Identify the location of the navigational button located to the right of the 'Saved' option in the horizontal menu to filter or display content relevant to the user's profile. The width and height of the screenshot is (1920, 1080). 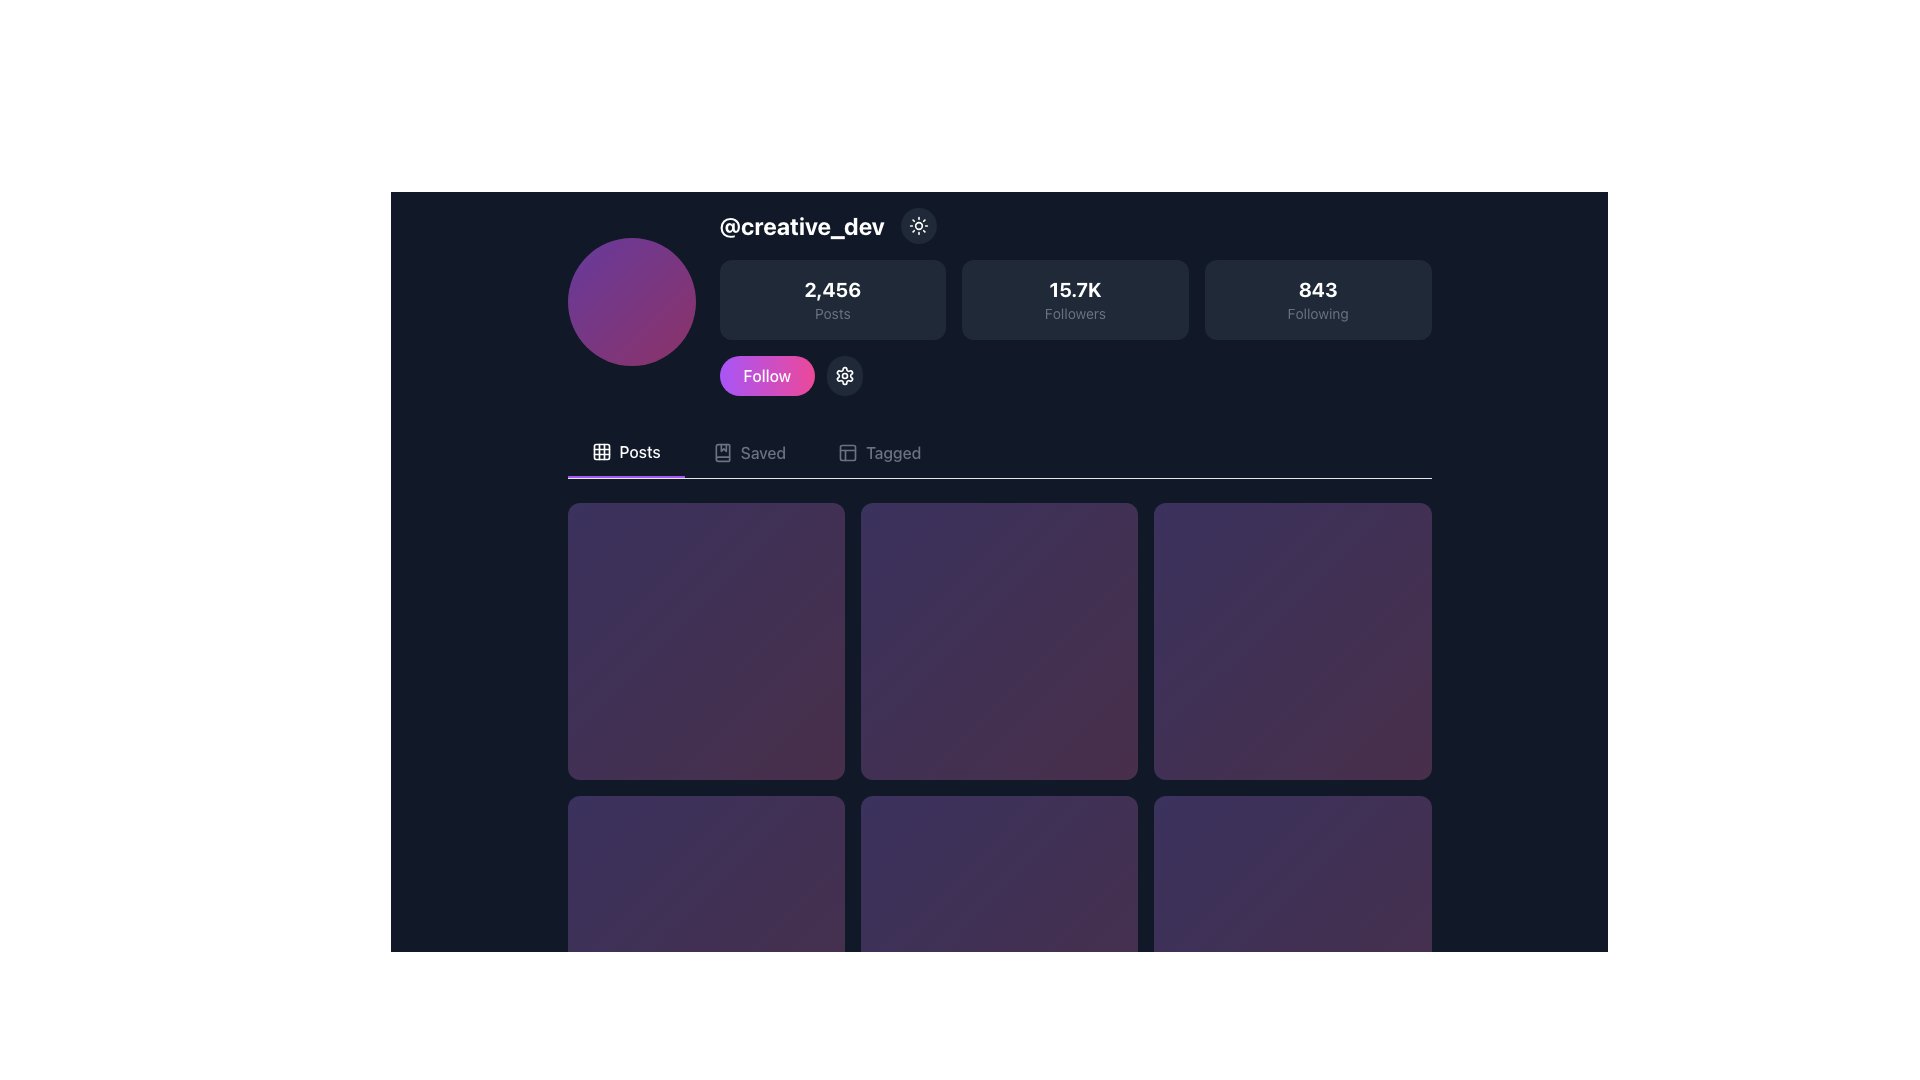
(879, 452).